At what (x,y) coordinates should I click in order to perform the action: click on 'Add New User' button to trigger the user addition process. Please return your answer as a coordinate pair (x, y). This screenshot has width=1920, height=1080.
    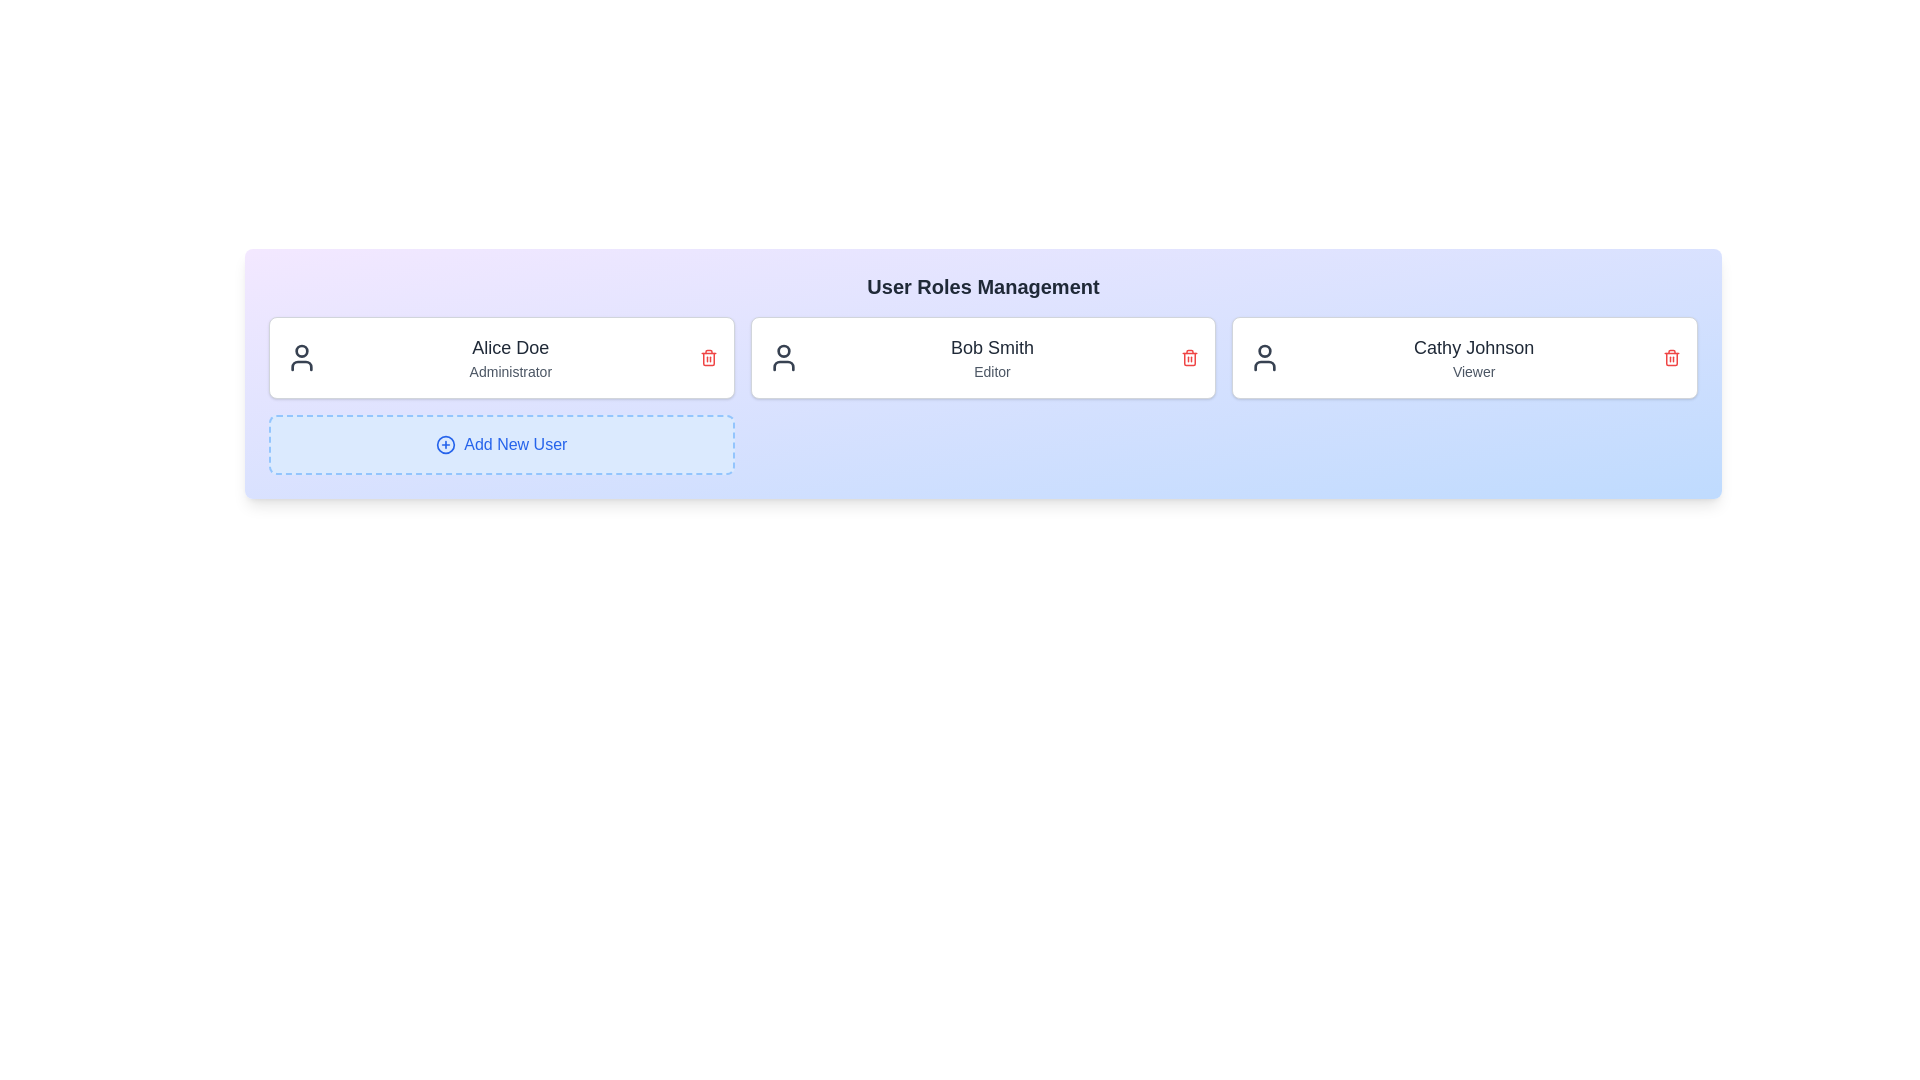
    Looking at the image, I should click on (501, 443).